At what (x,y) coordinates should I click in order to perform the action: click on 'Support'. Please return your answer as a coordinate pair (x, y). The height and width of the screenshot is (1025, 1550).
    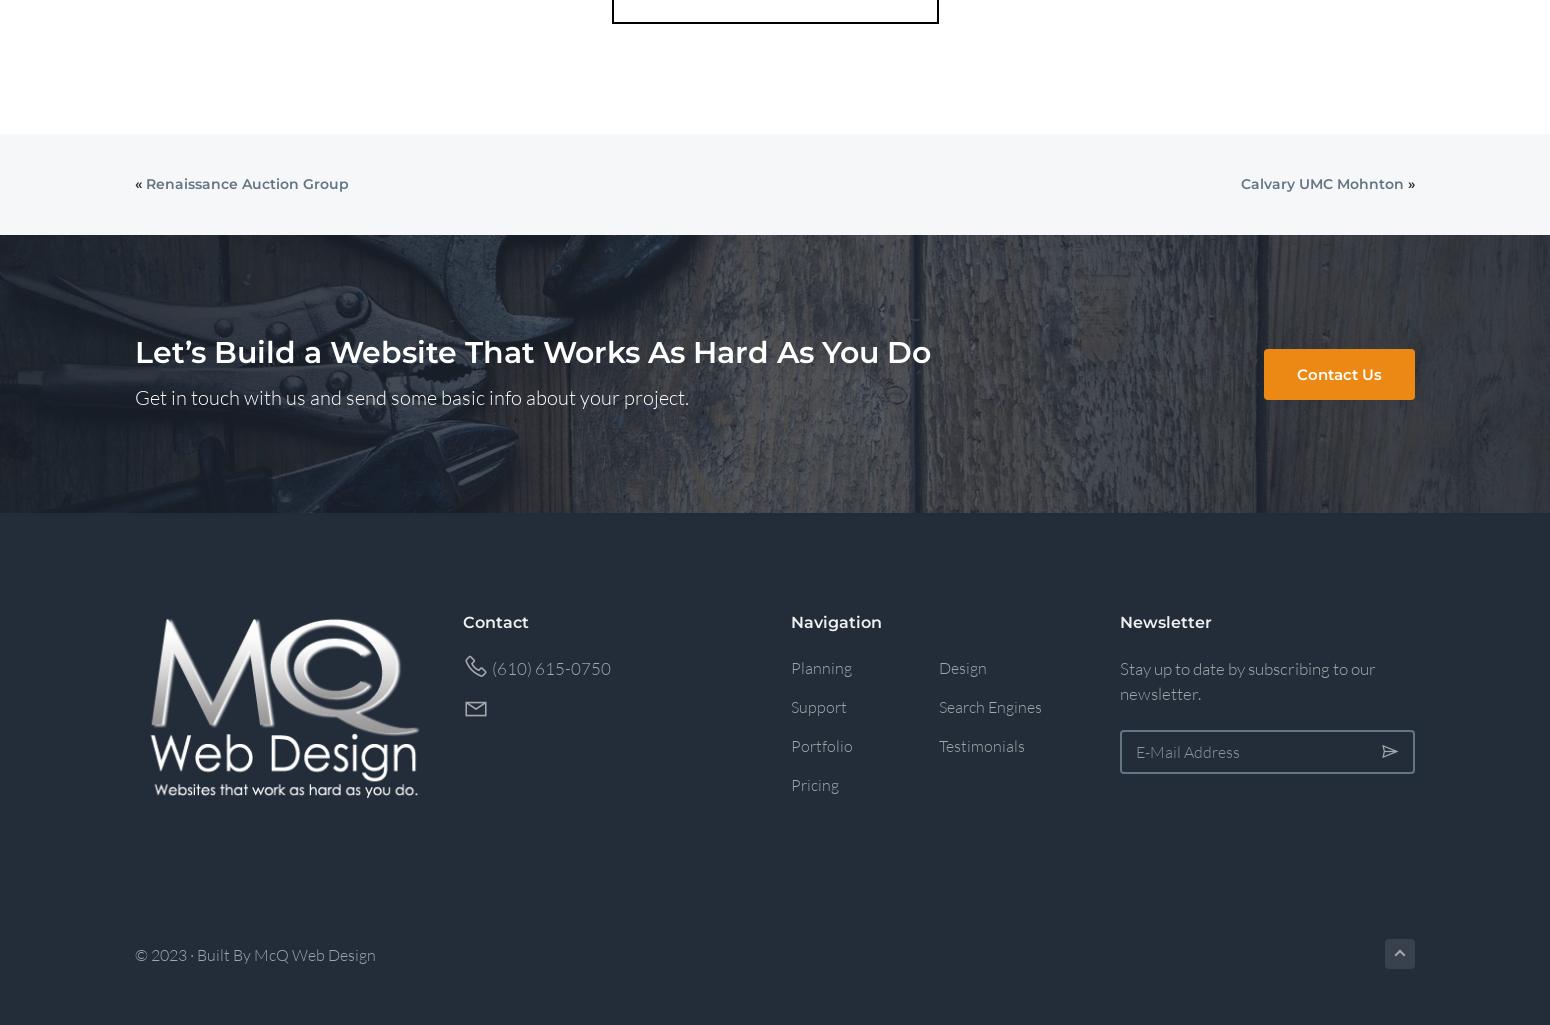
    Looking at the image, I should click on (789, 705).